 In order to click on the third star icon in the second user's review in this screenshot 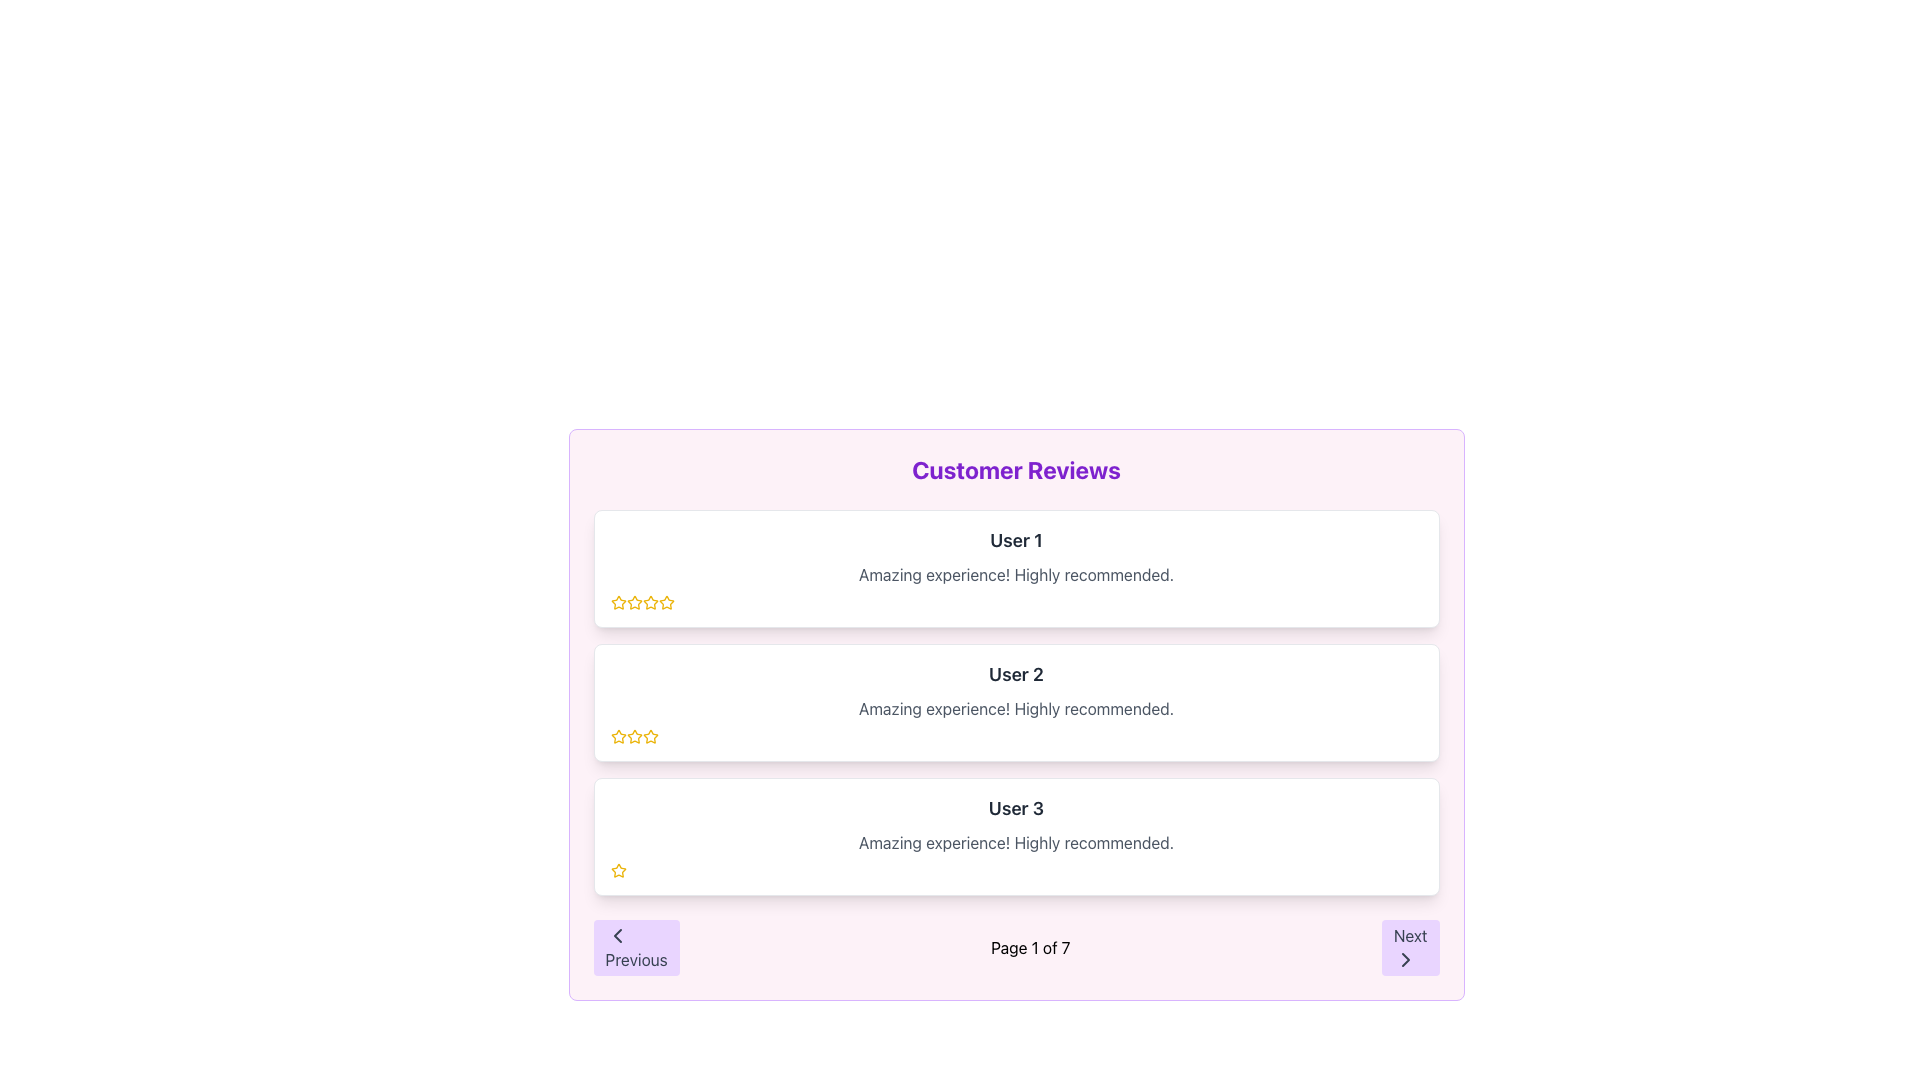, I will do `click(650, 736)`.